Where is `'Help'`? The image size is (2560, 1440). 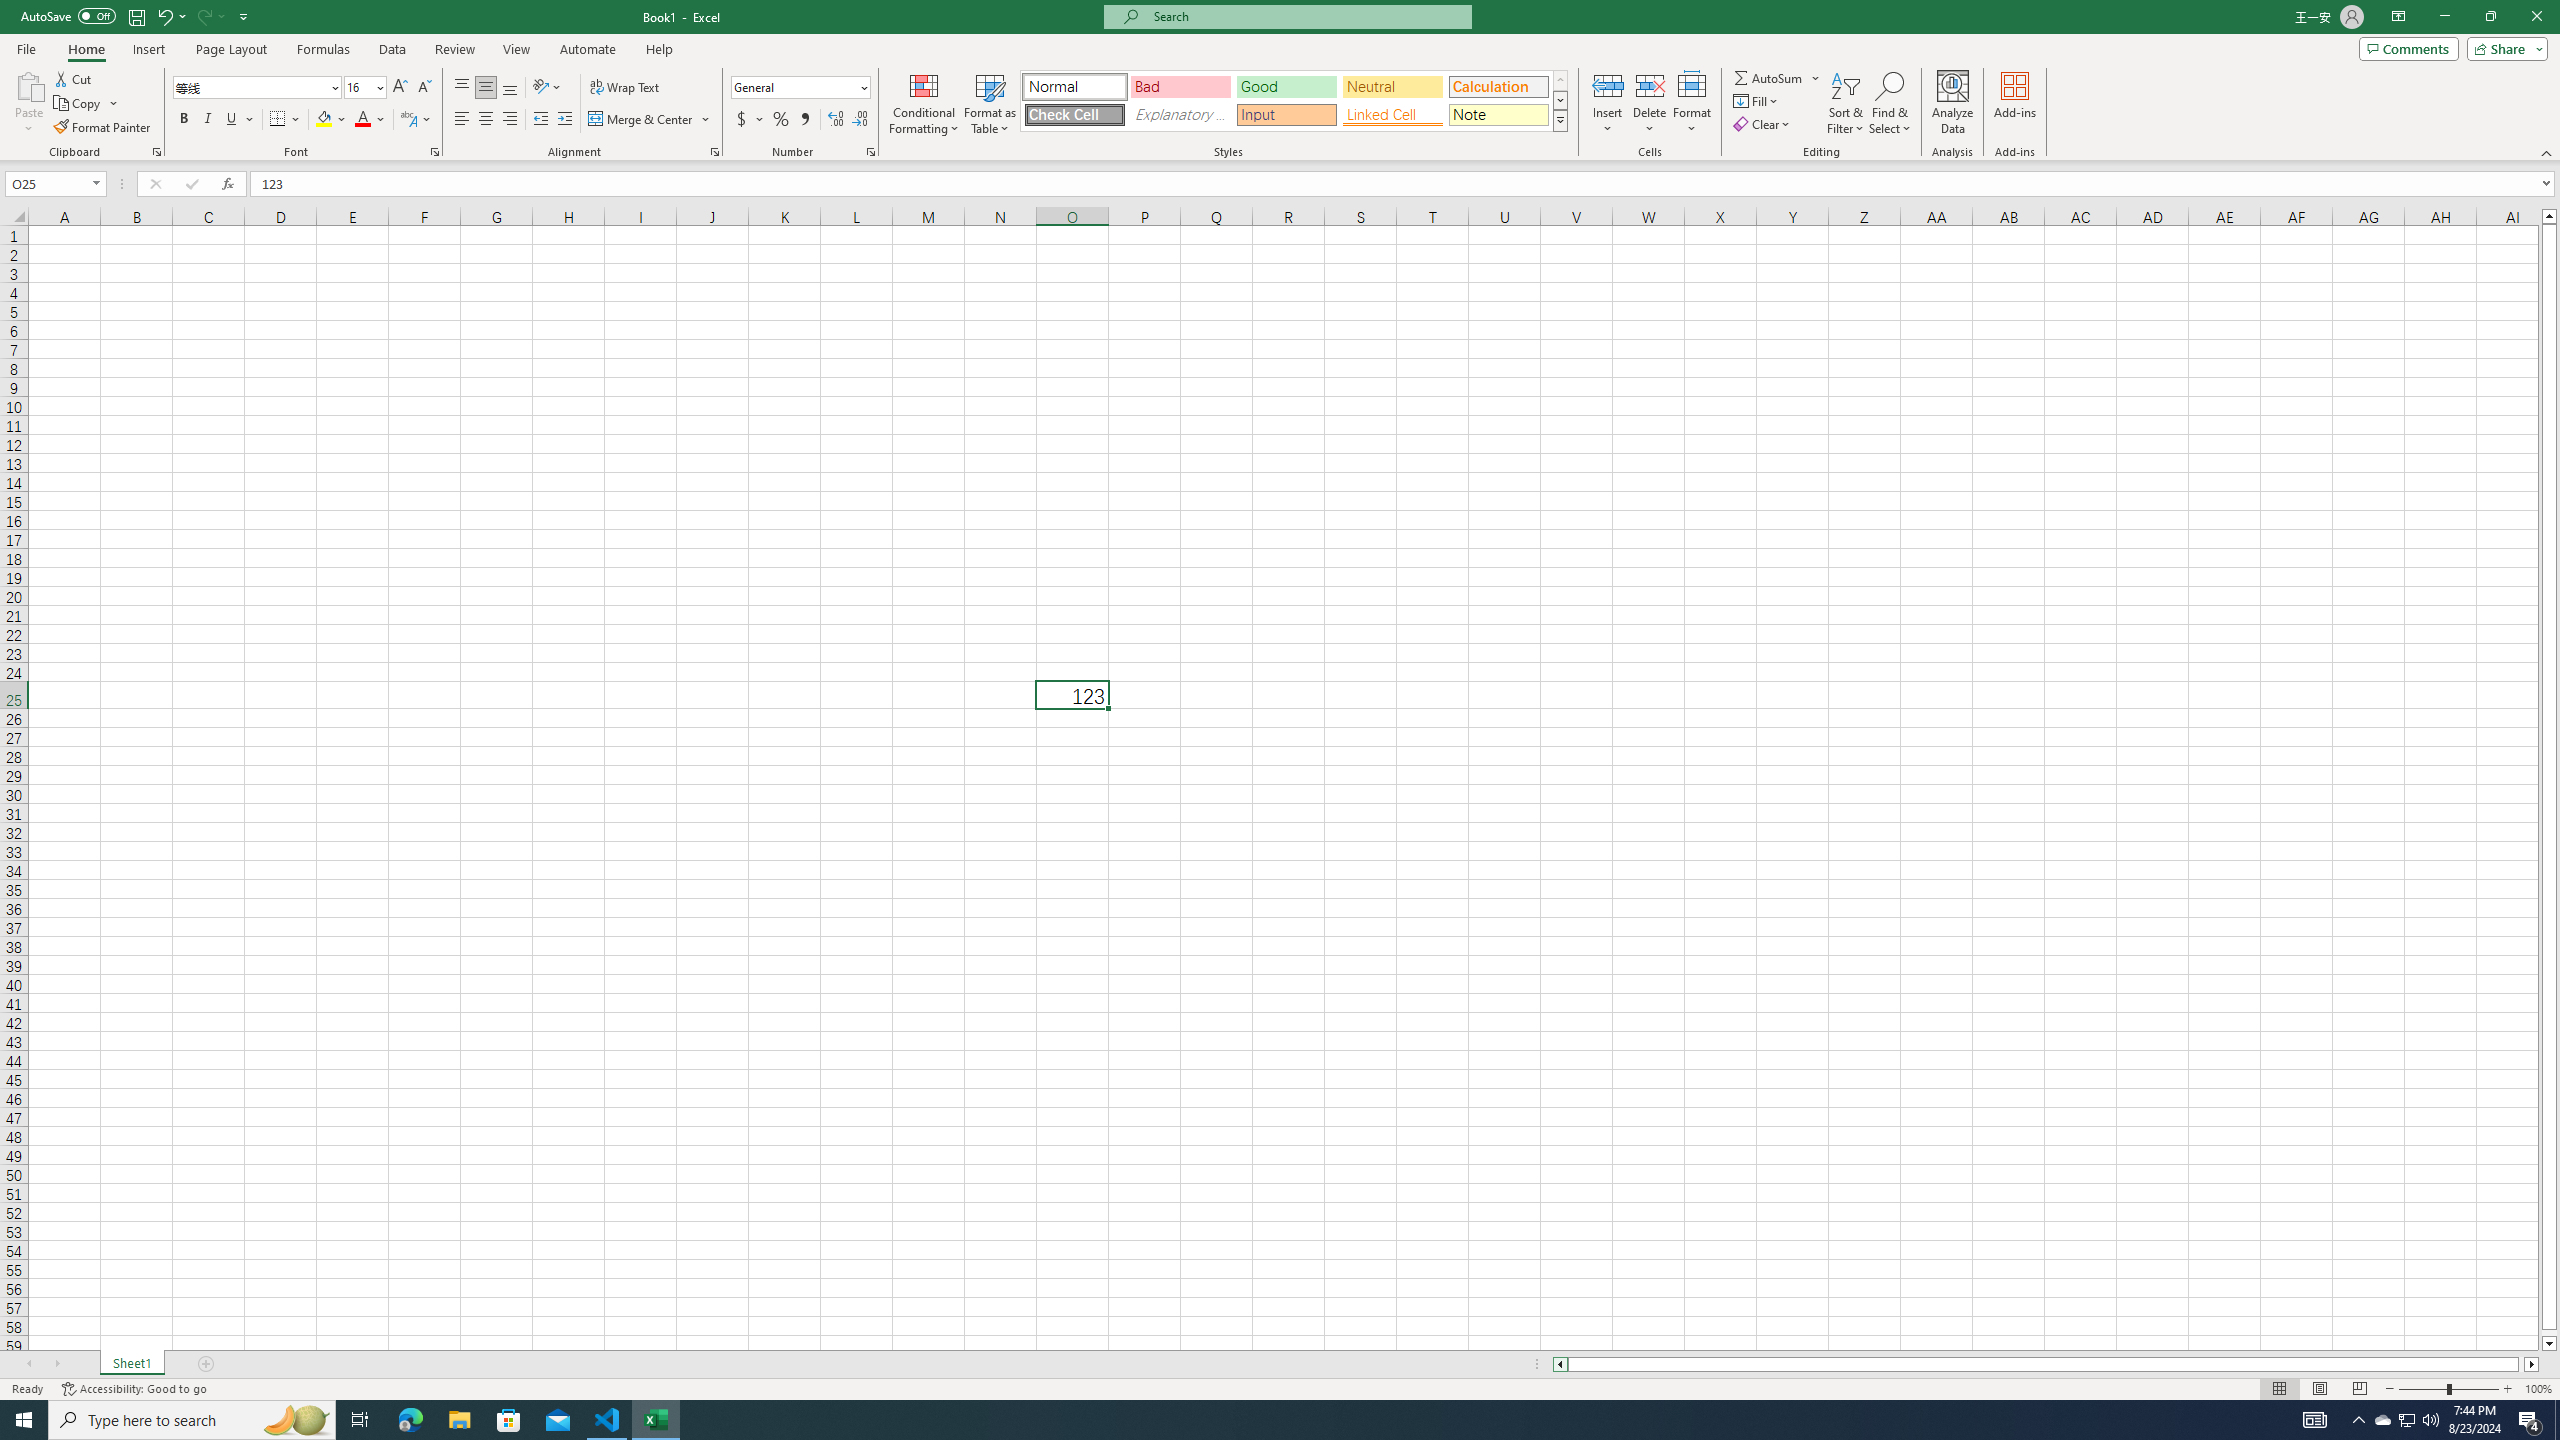
'Help' is located at coordinates (659, 49).